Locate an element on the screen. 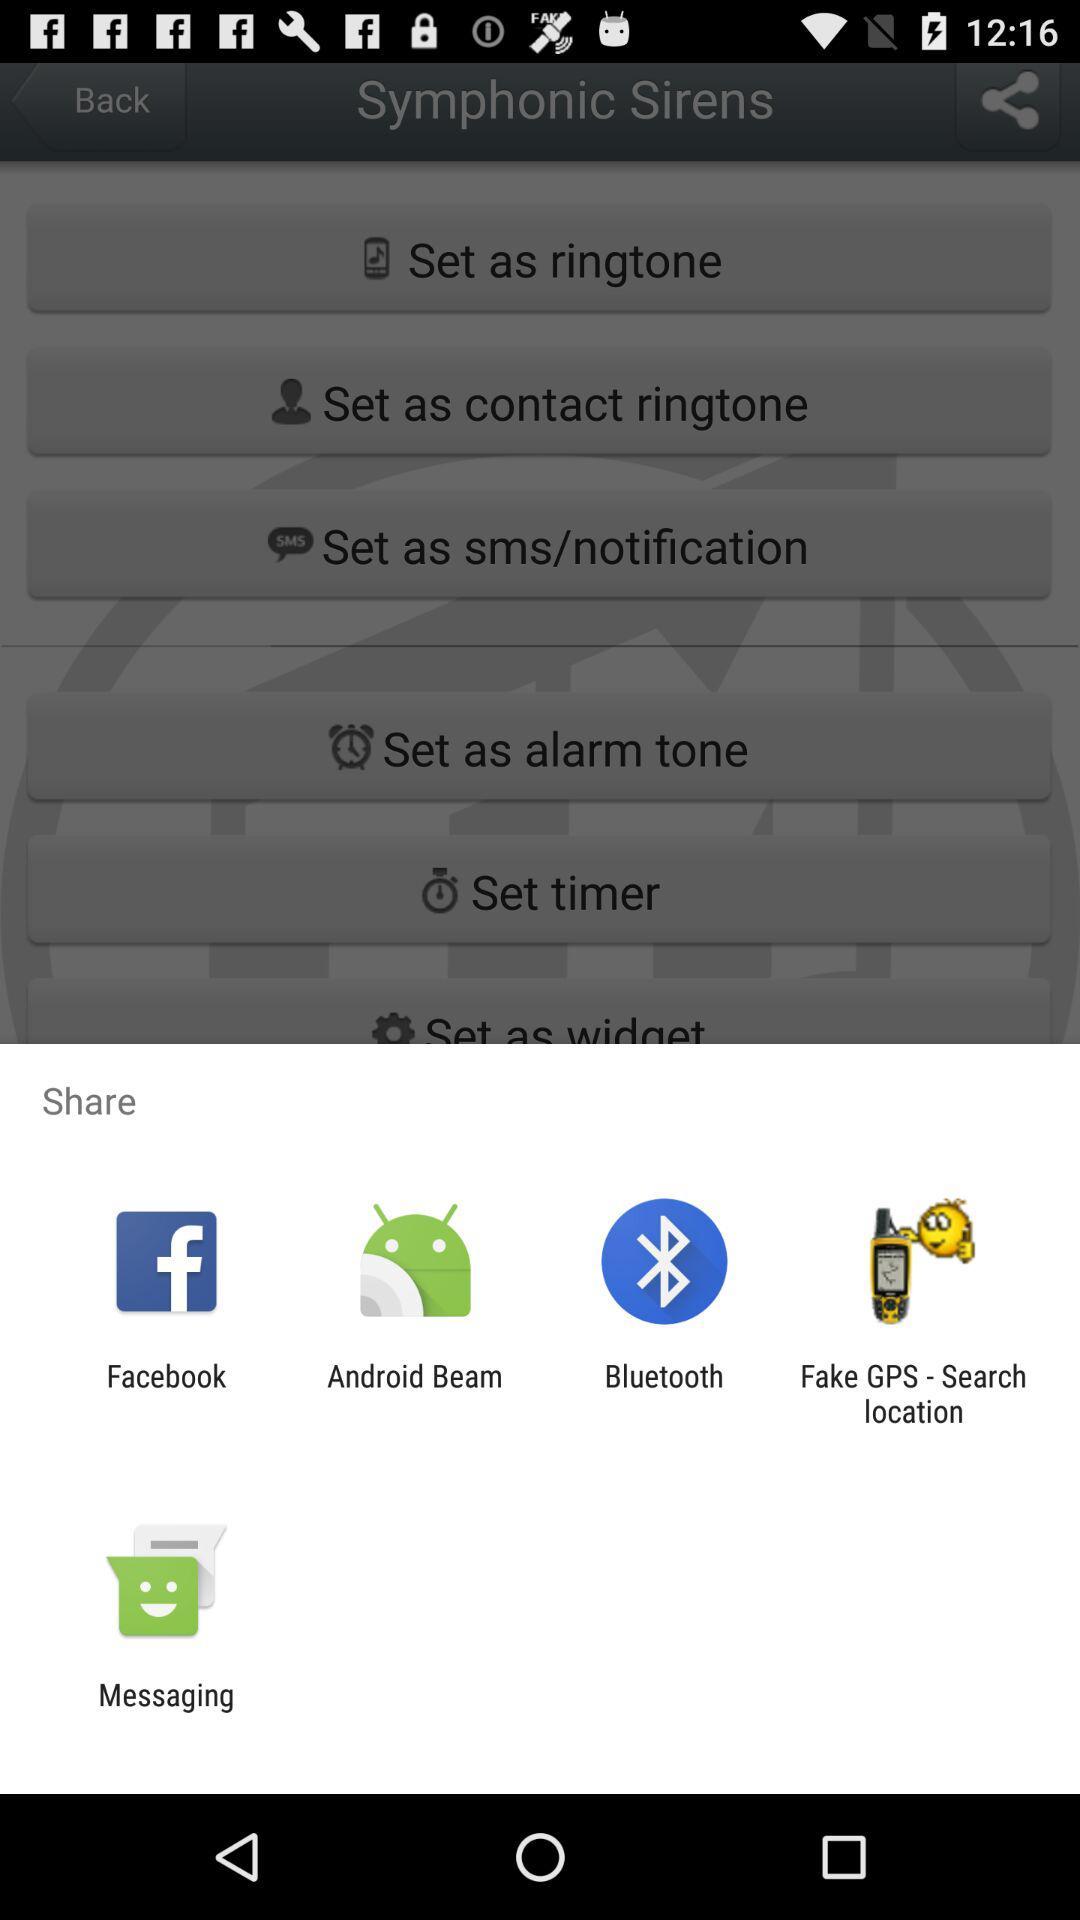  item to the right of android beam icon is located at coordinates (664, 1392).